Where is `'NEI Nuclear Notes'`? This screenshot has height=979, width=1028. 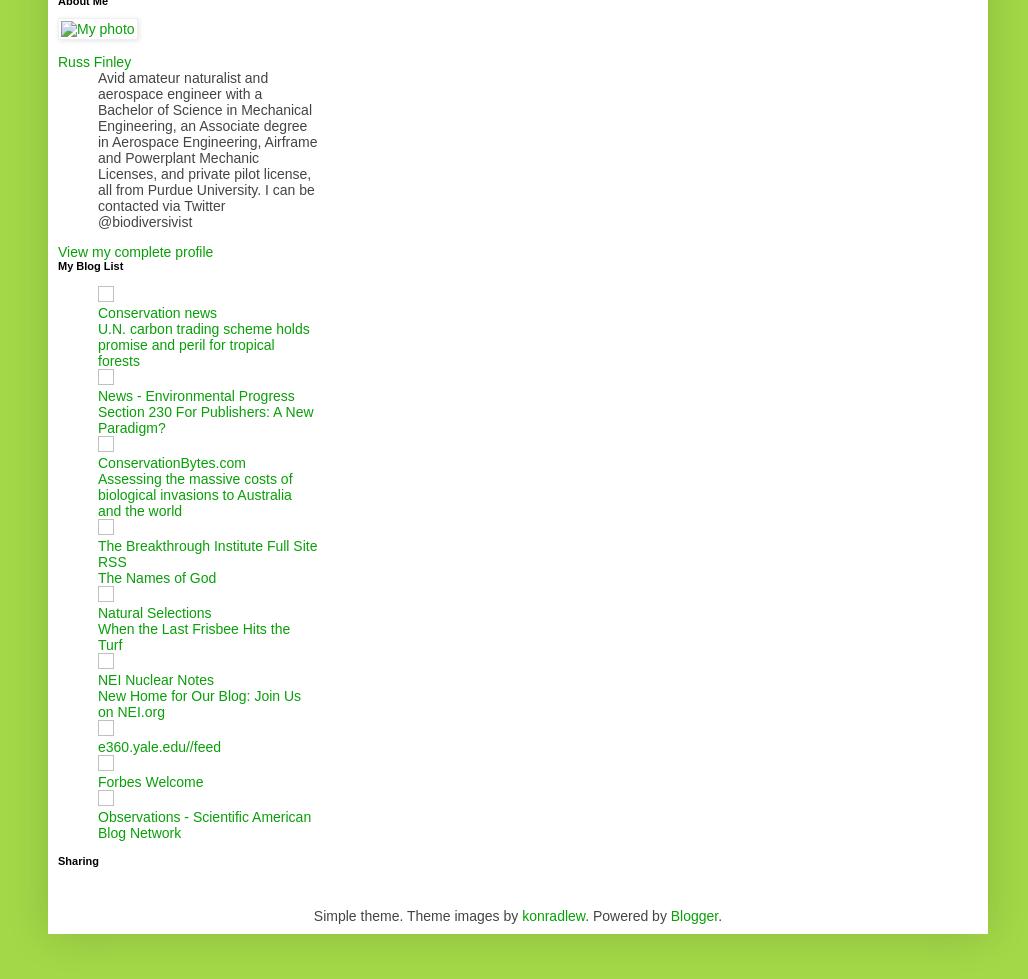
'NEI Nuclear Notes' is located at coordinates (96, 679).